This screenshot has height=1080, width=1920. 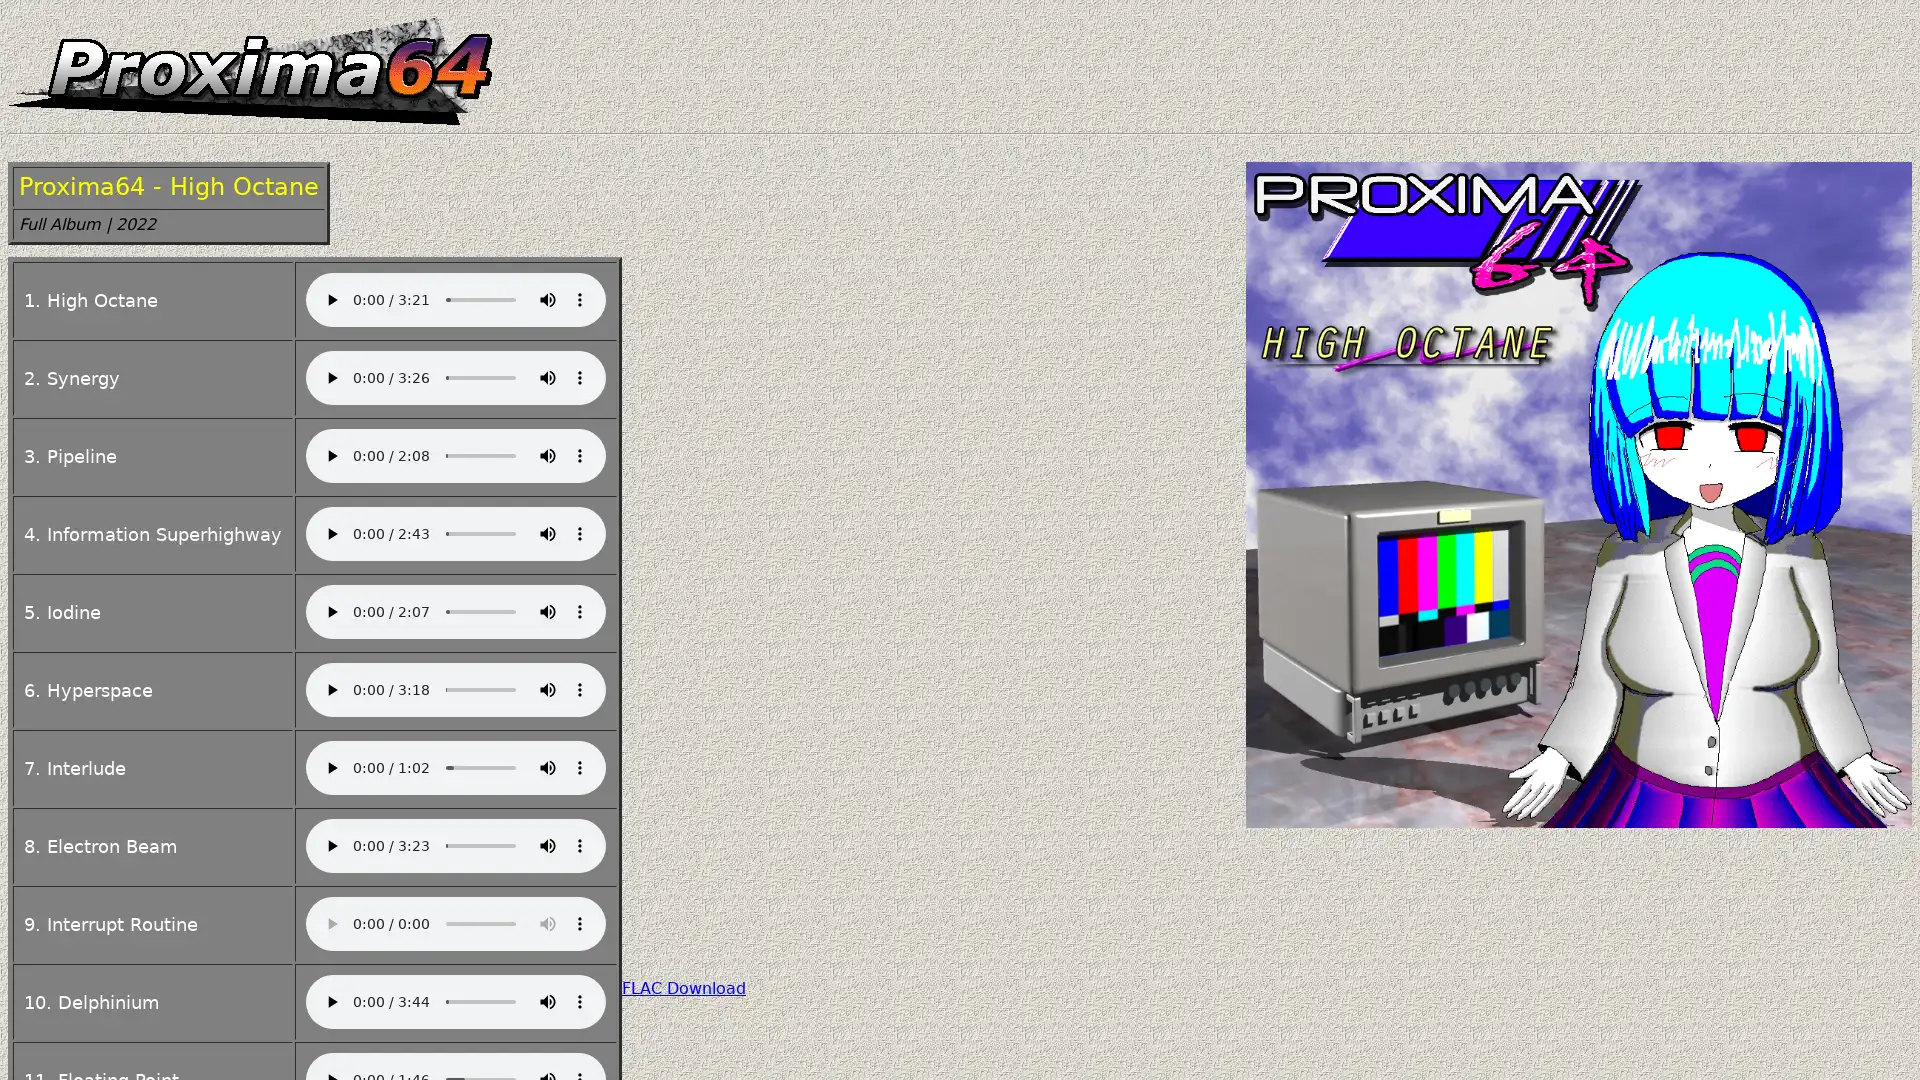 What do you see at coordinates (331, 1002) in the screenshot?
I see `play` at bounding box center [331, 1002].